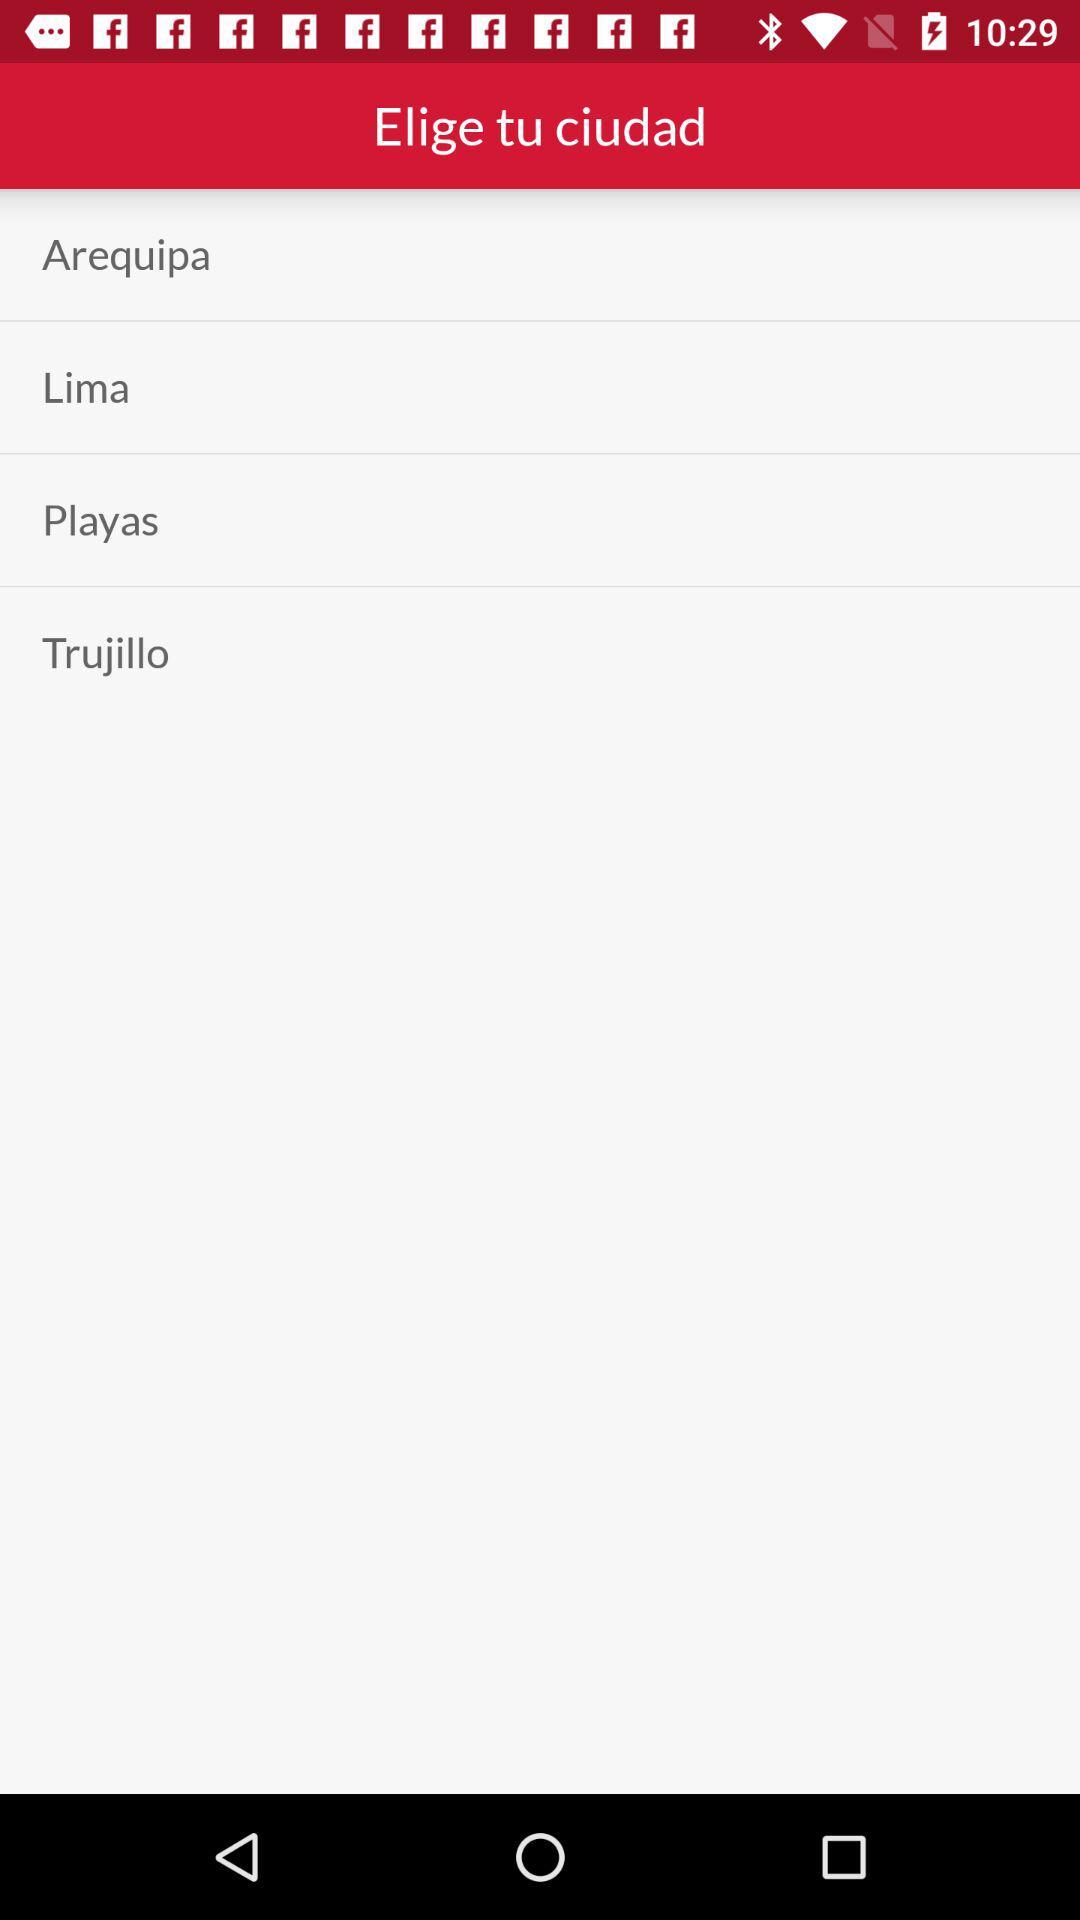  Describe the element at coordinates (105, 652) in the screenshot. I see `the icon below playas icon` at that location.